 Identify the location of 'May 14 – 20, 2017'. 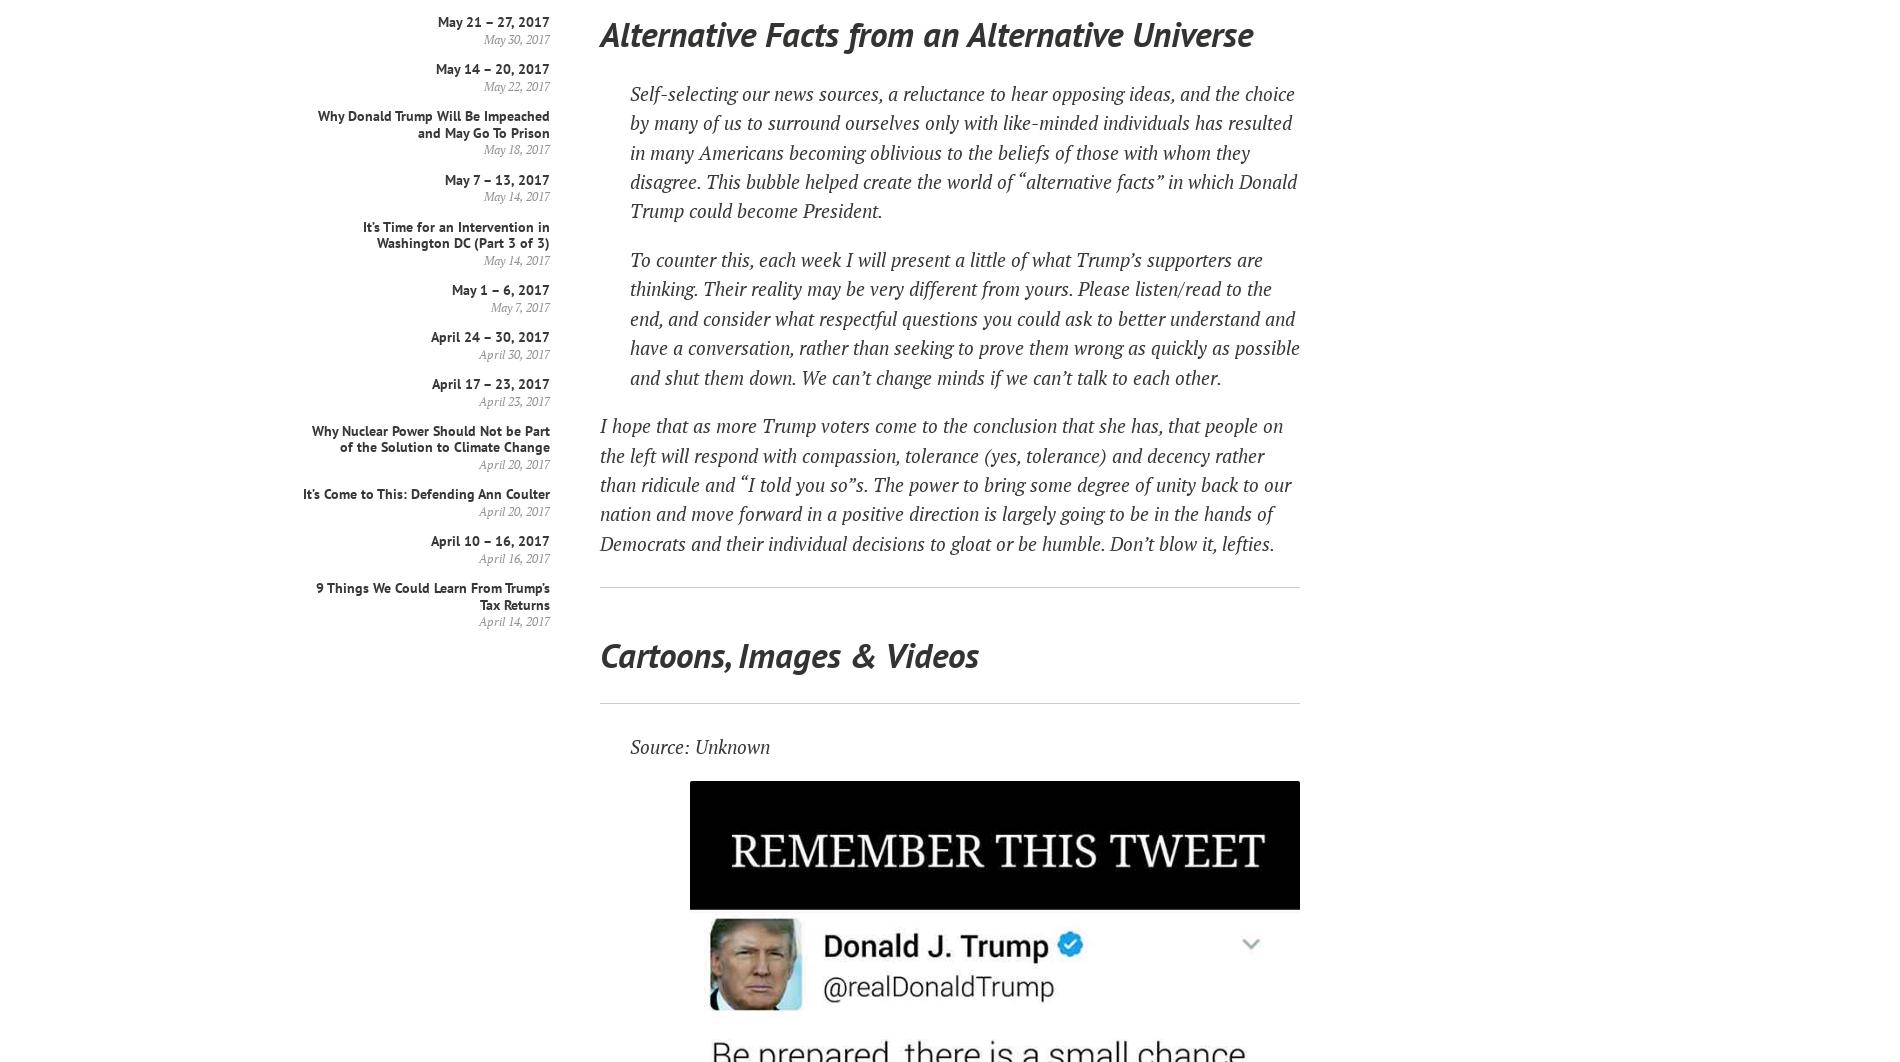
(493, 68).